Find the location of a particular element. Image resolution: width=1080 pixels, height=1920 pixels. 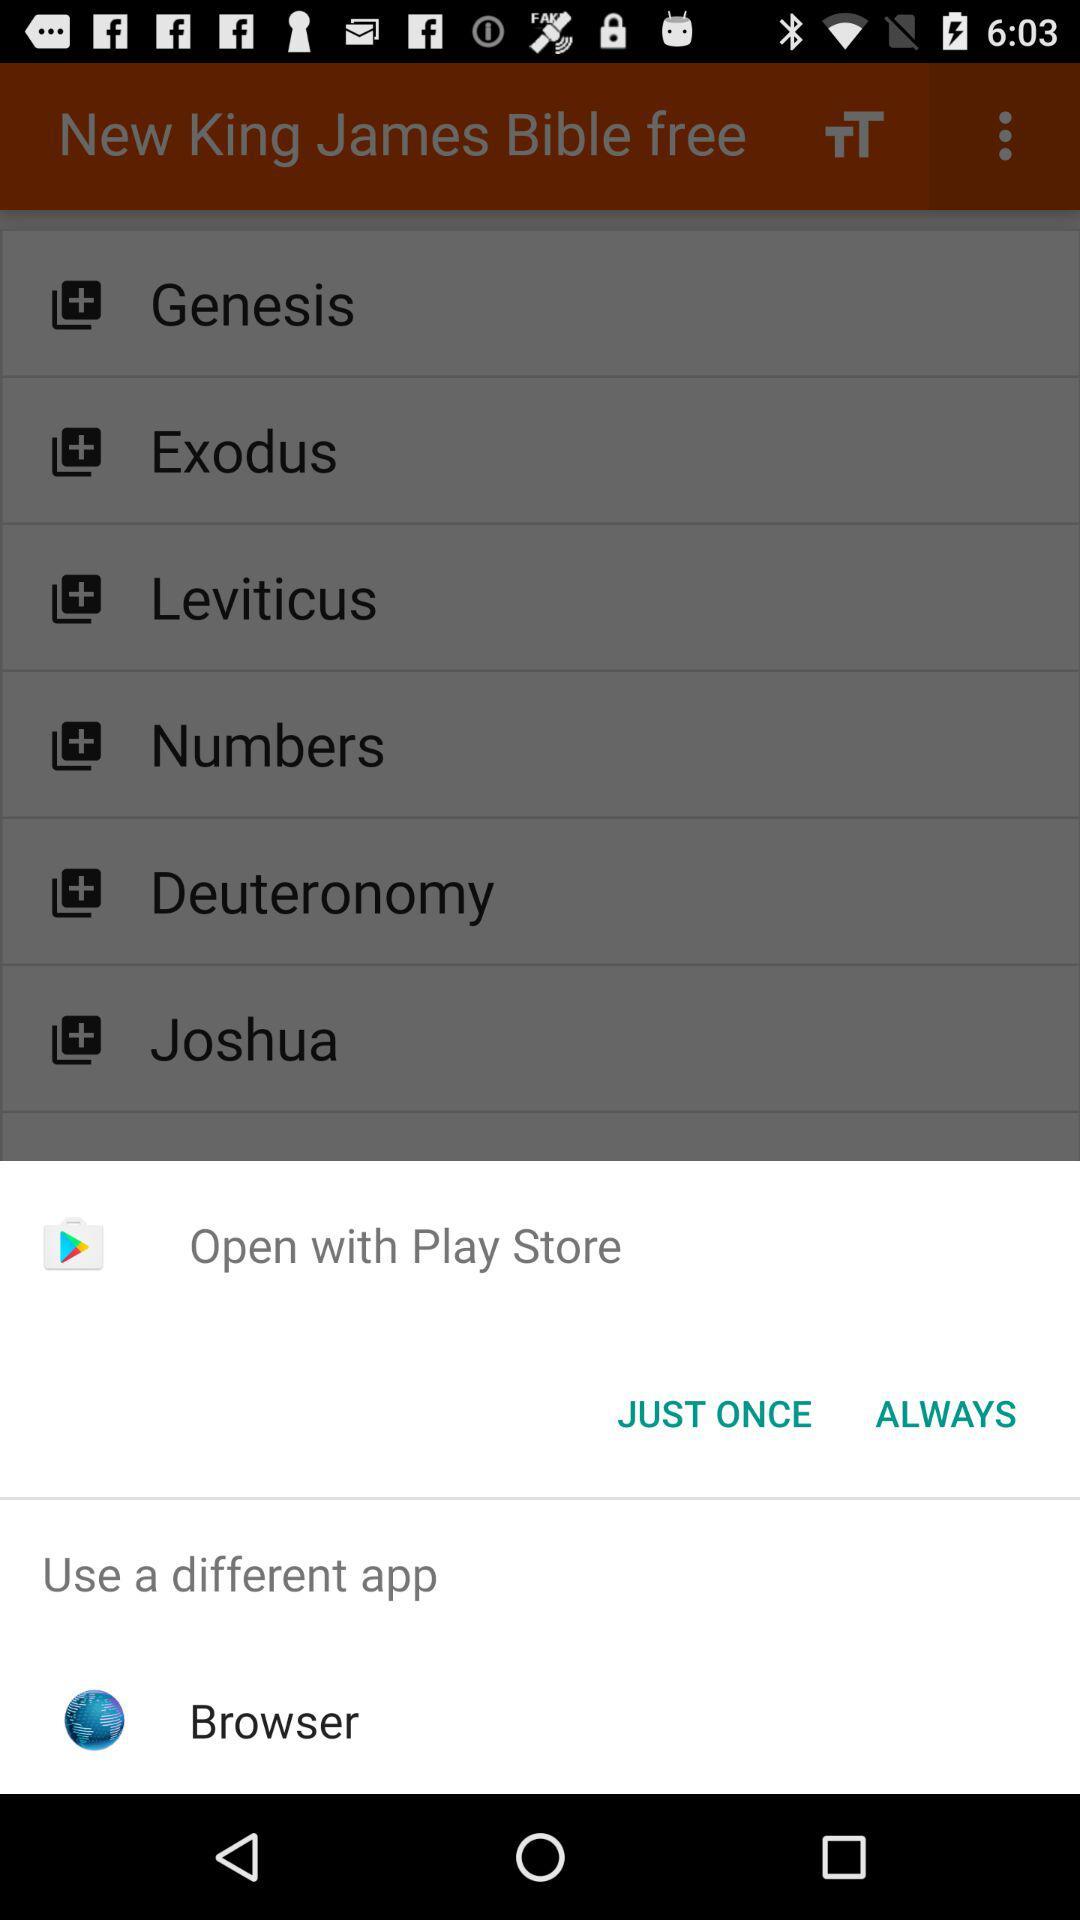

button at the bottom right corner is located at coordinates (945, 1411).